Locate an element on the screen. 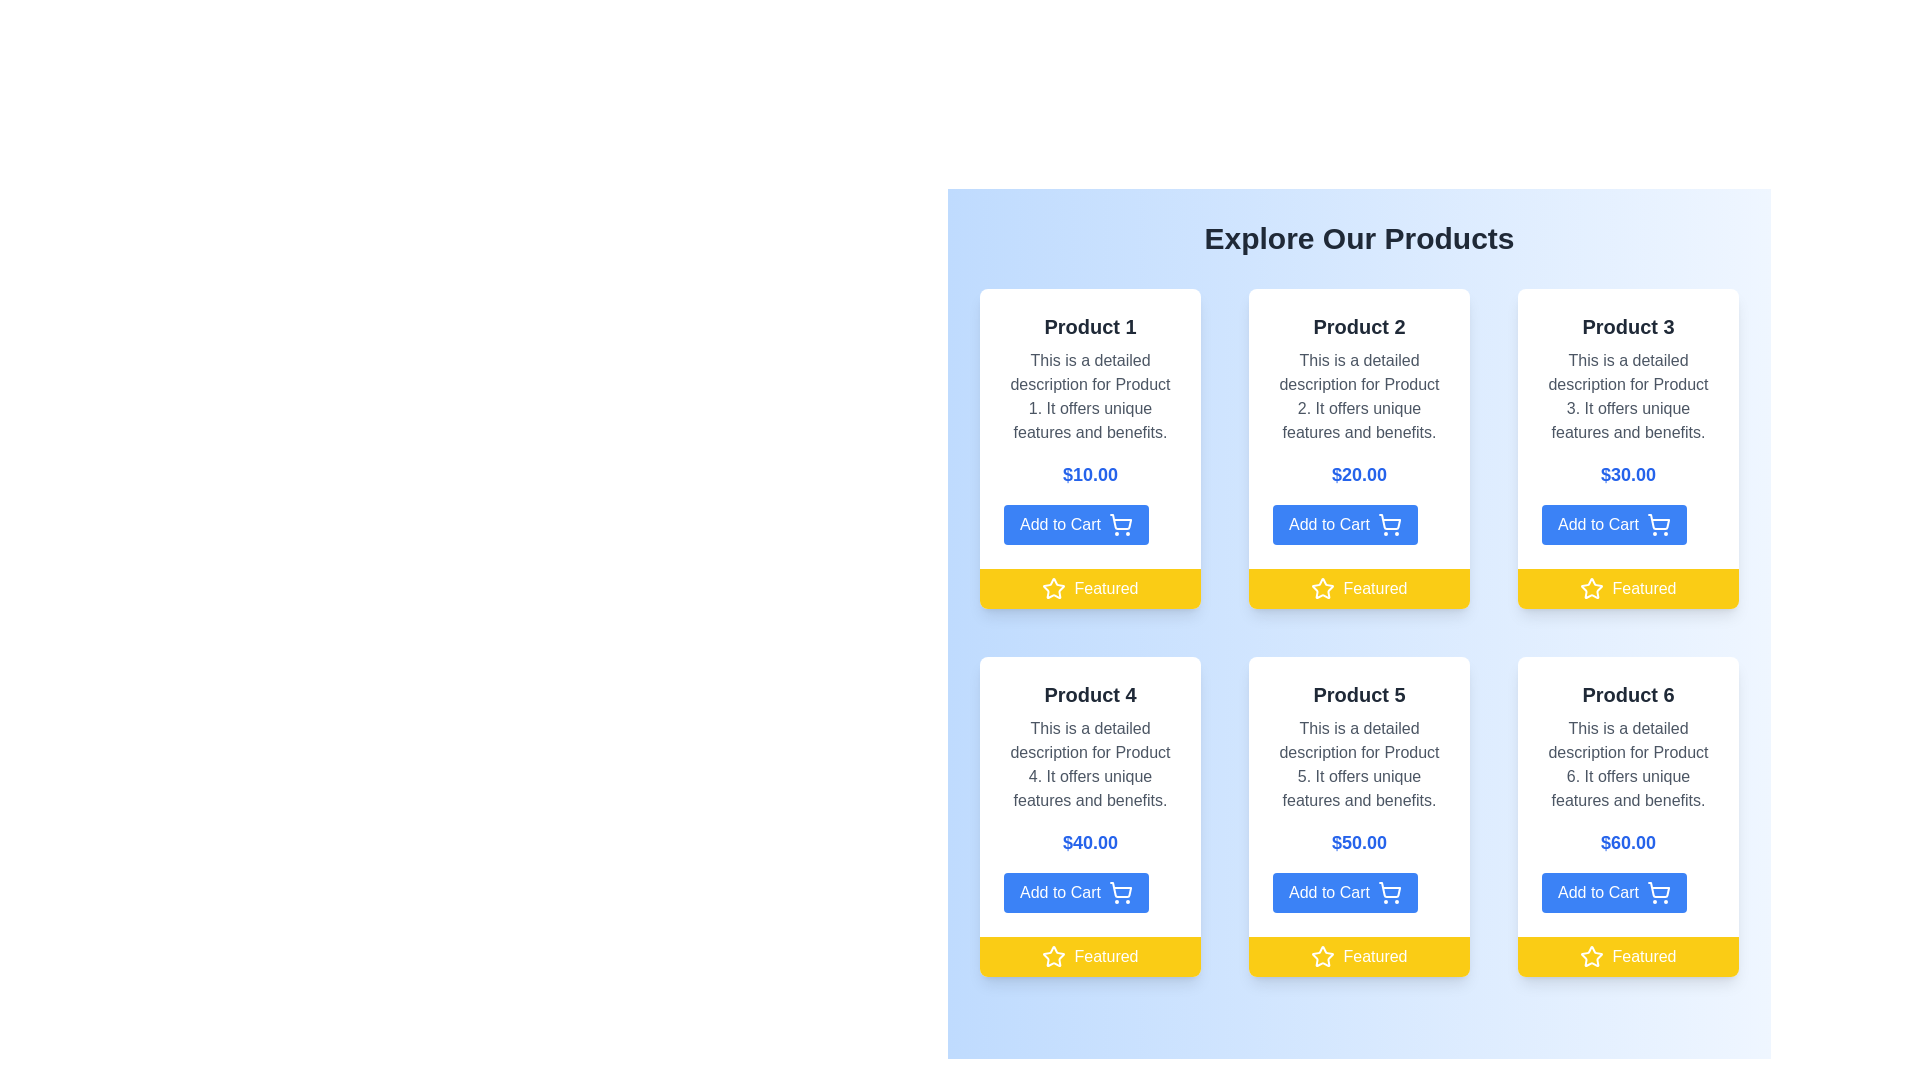 The height and width of the screenshot is (1080, 1920). the shopping cart icon, which is the rightmost component of the blue 'Add to Cart' button within the 'Product 1' card in the product grid is located at coordinates (1120, 523).